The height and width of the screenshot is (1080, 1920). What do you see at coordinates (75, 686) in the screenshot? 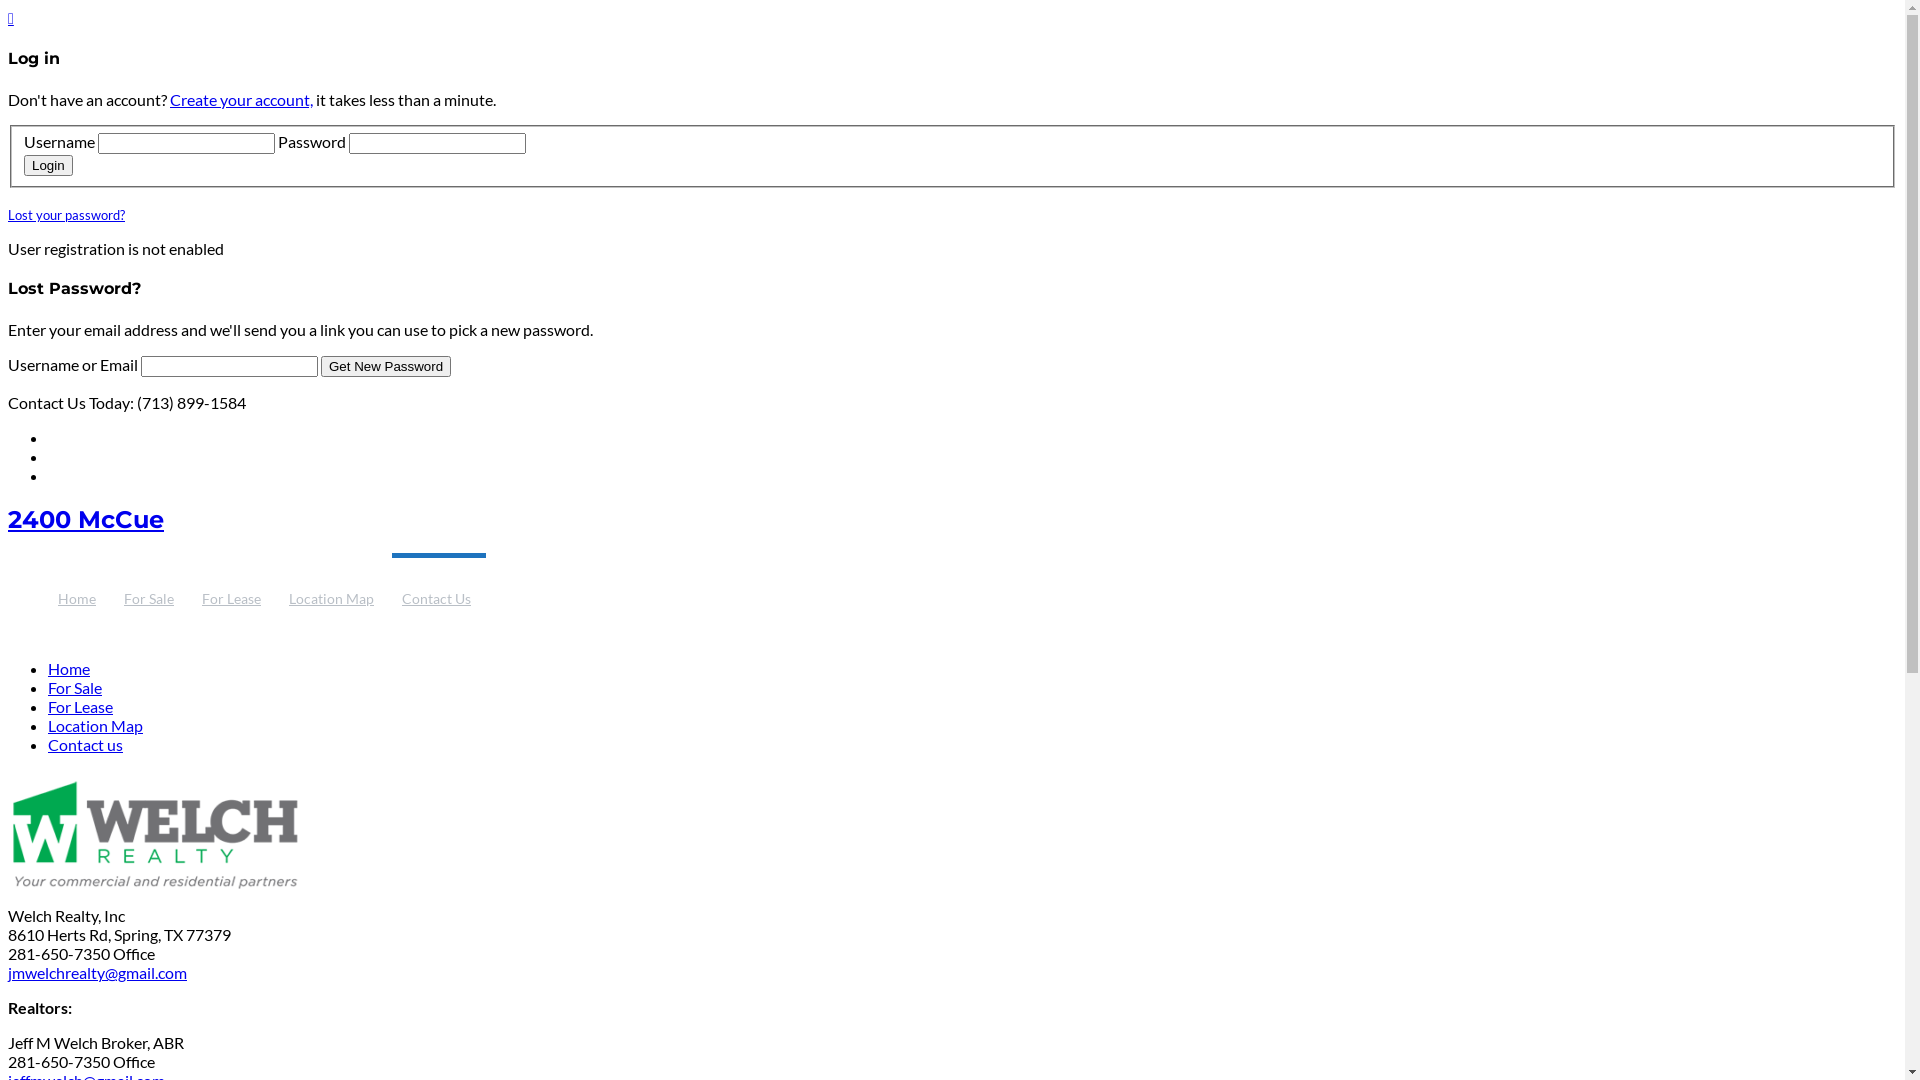
I see `'For Sale'` at bounding box center [75, 686].